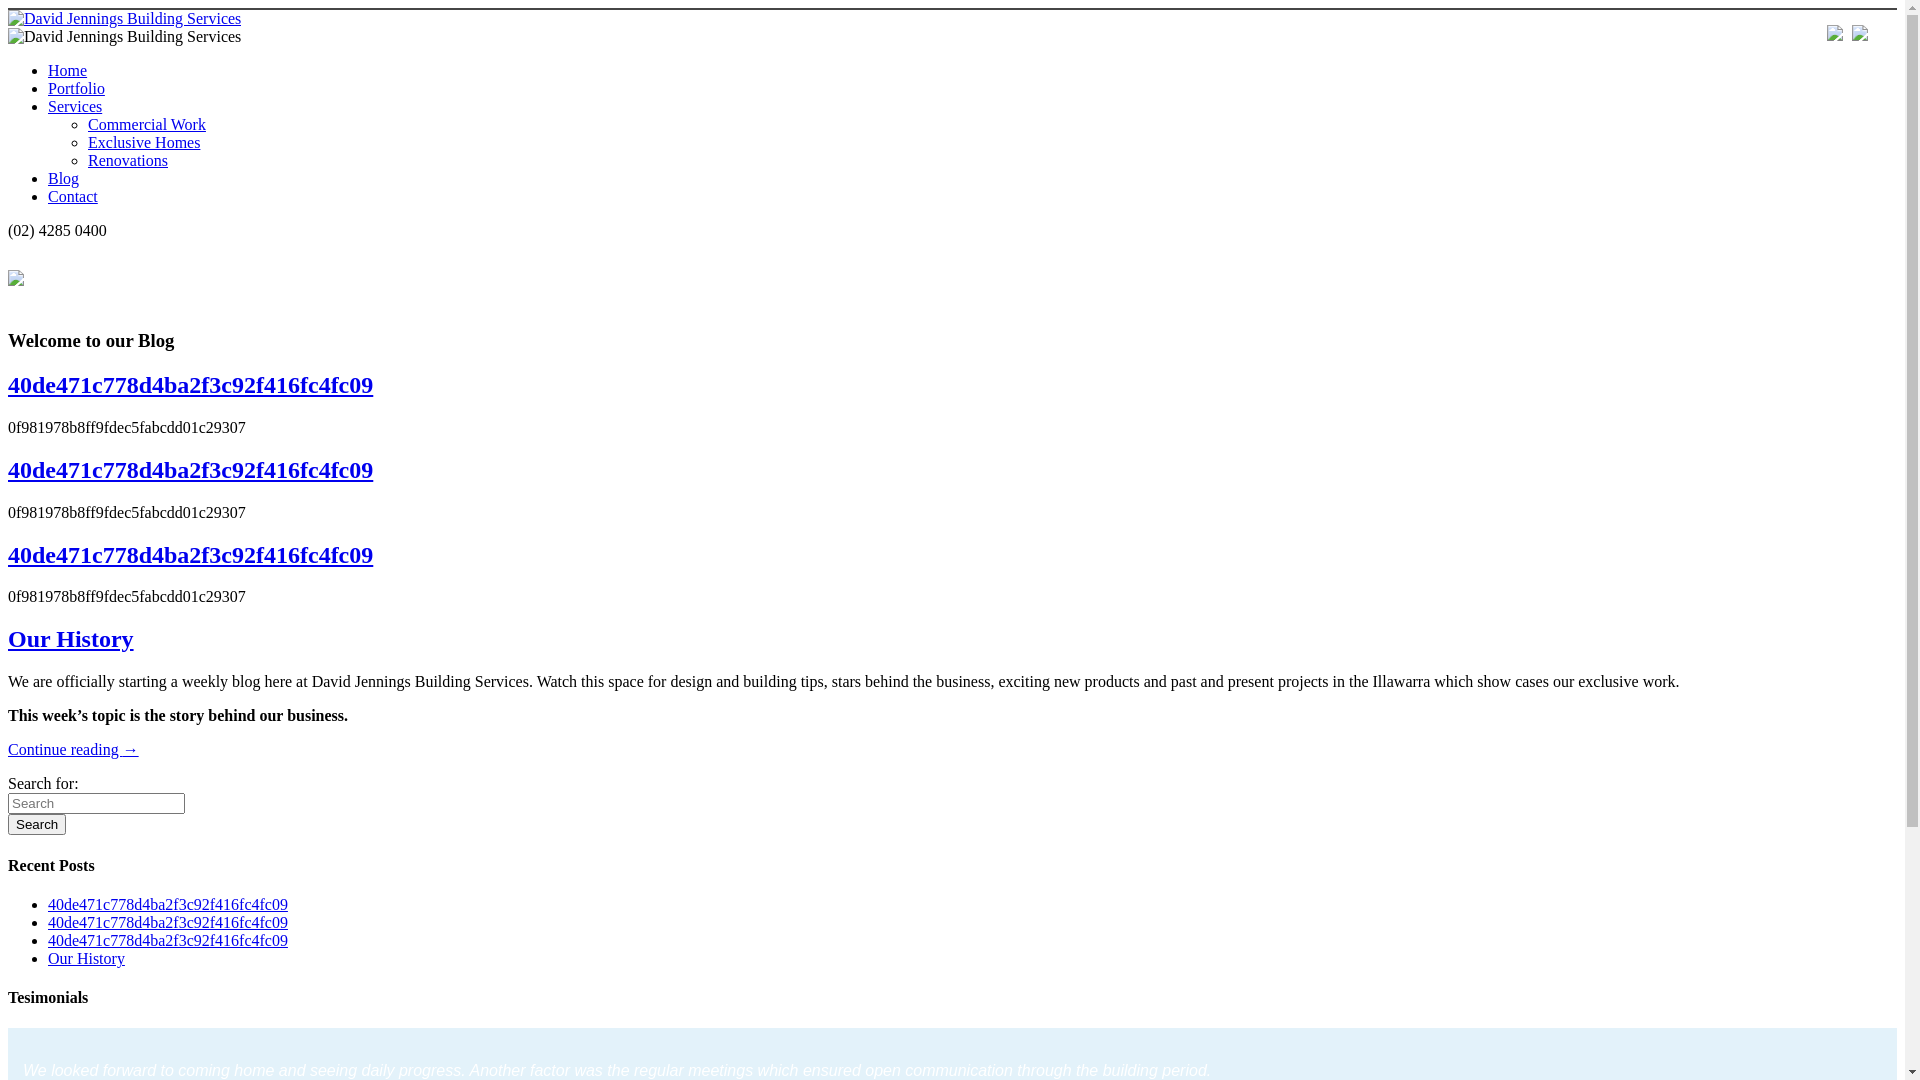  Describe the element at coordinates (72, 196) in the screenshot. I see `'Contact'` at that location.